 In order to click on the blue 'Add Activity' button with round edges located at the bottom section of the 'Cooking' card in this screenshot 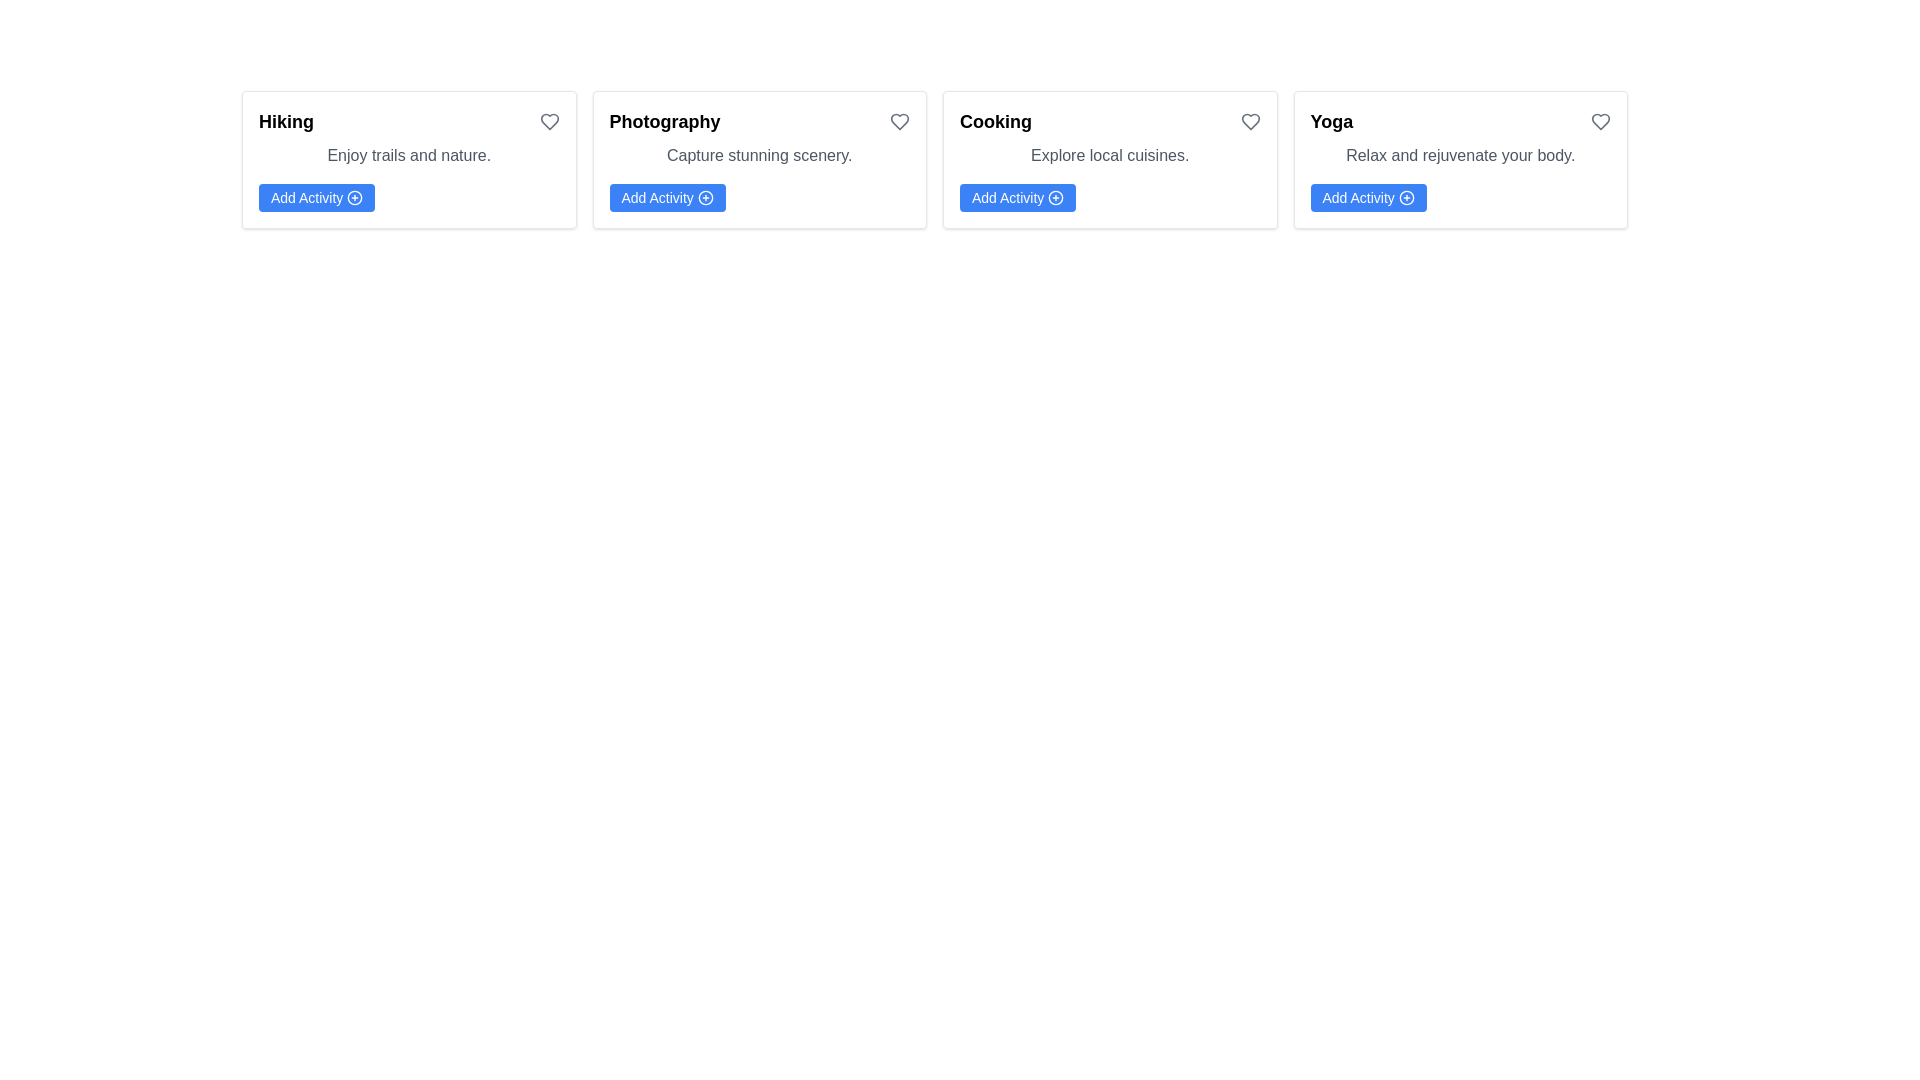, I will do `click(1018, 197)`.